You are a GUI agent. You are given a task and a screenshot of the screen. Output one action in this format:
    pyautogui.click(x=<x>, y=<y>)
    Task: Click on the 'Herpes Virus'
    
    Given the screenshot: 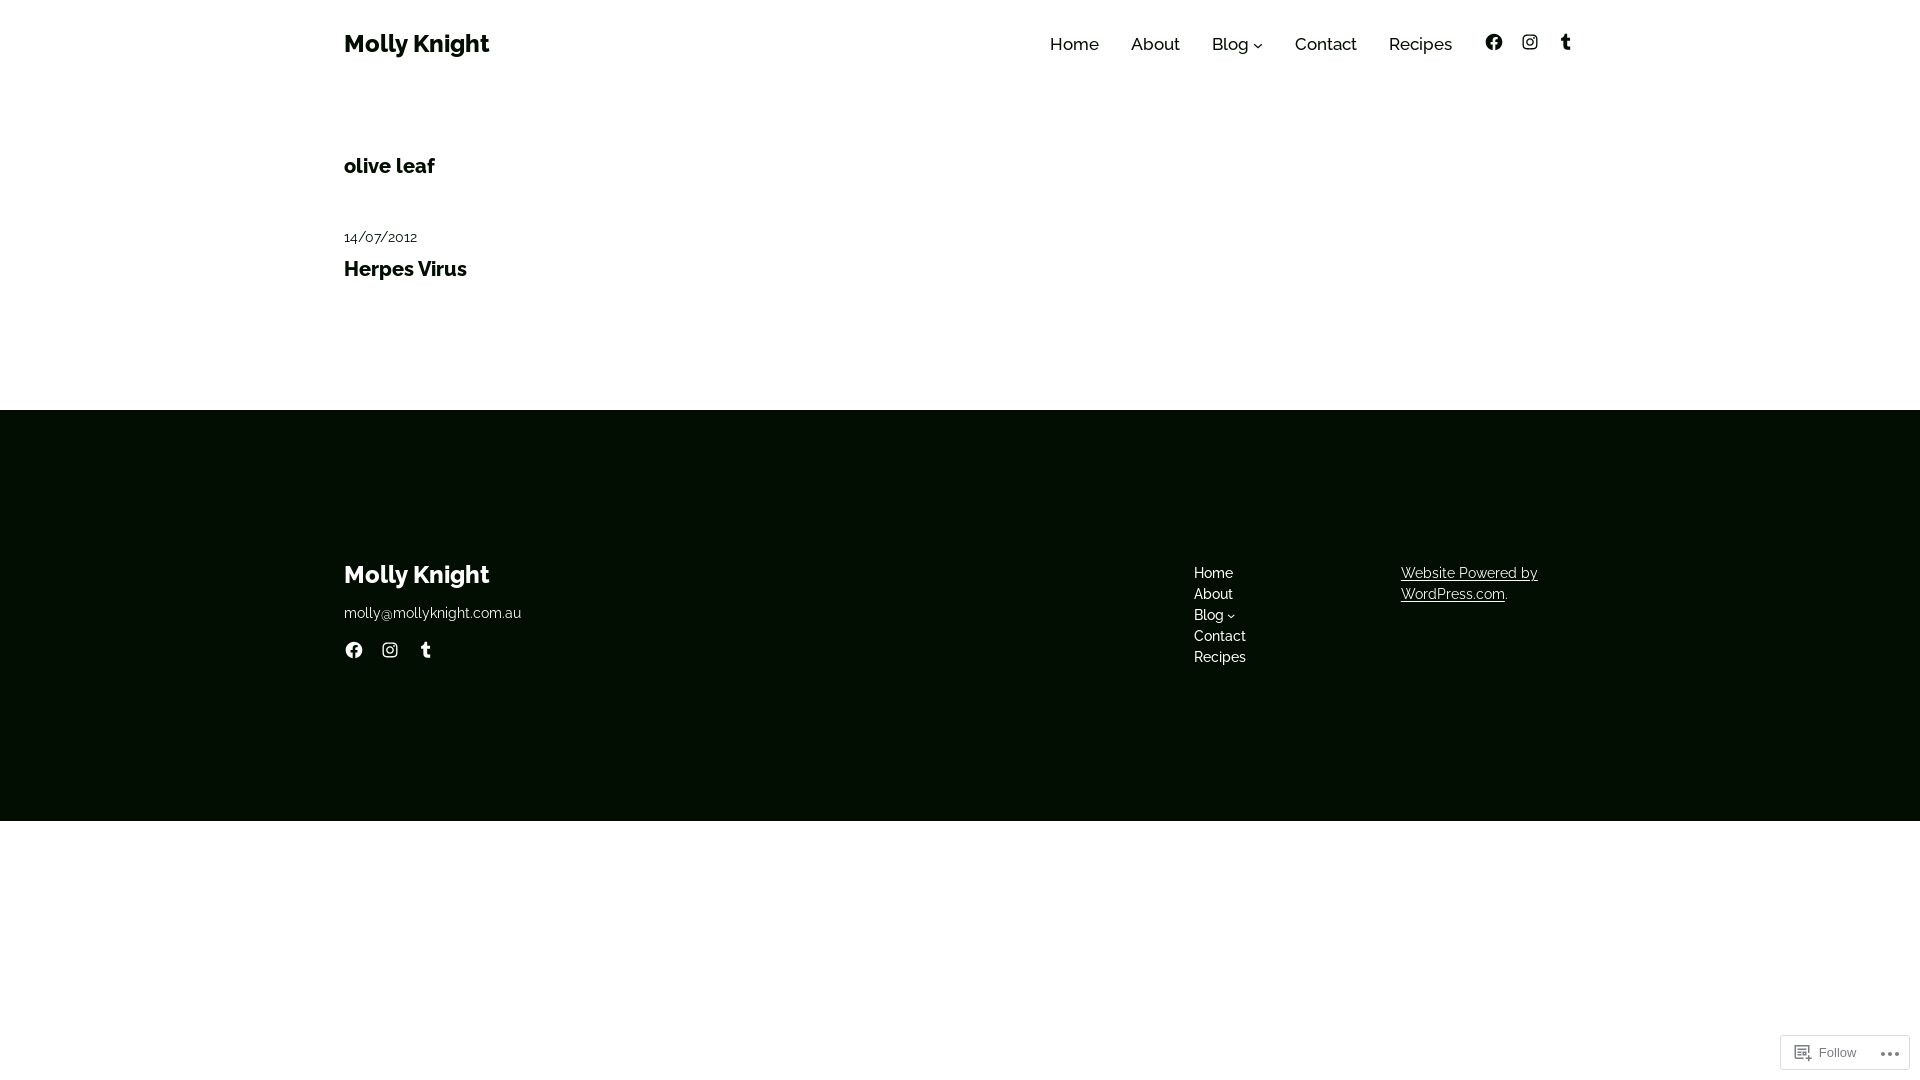 What is the action you would take?
    pyautogui.click(x=404, y=268)
    